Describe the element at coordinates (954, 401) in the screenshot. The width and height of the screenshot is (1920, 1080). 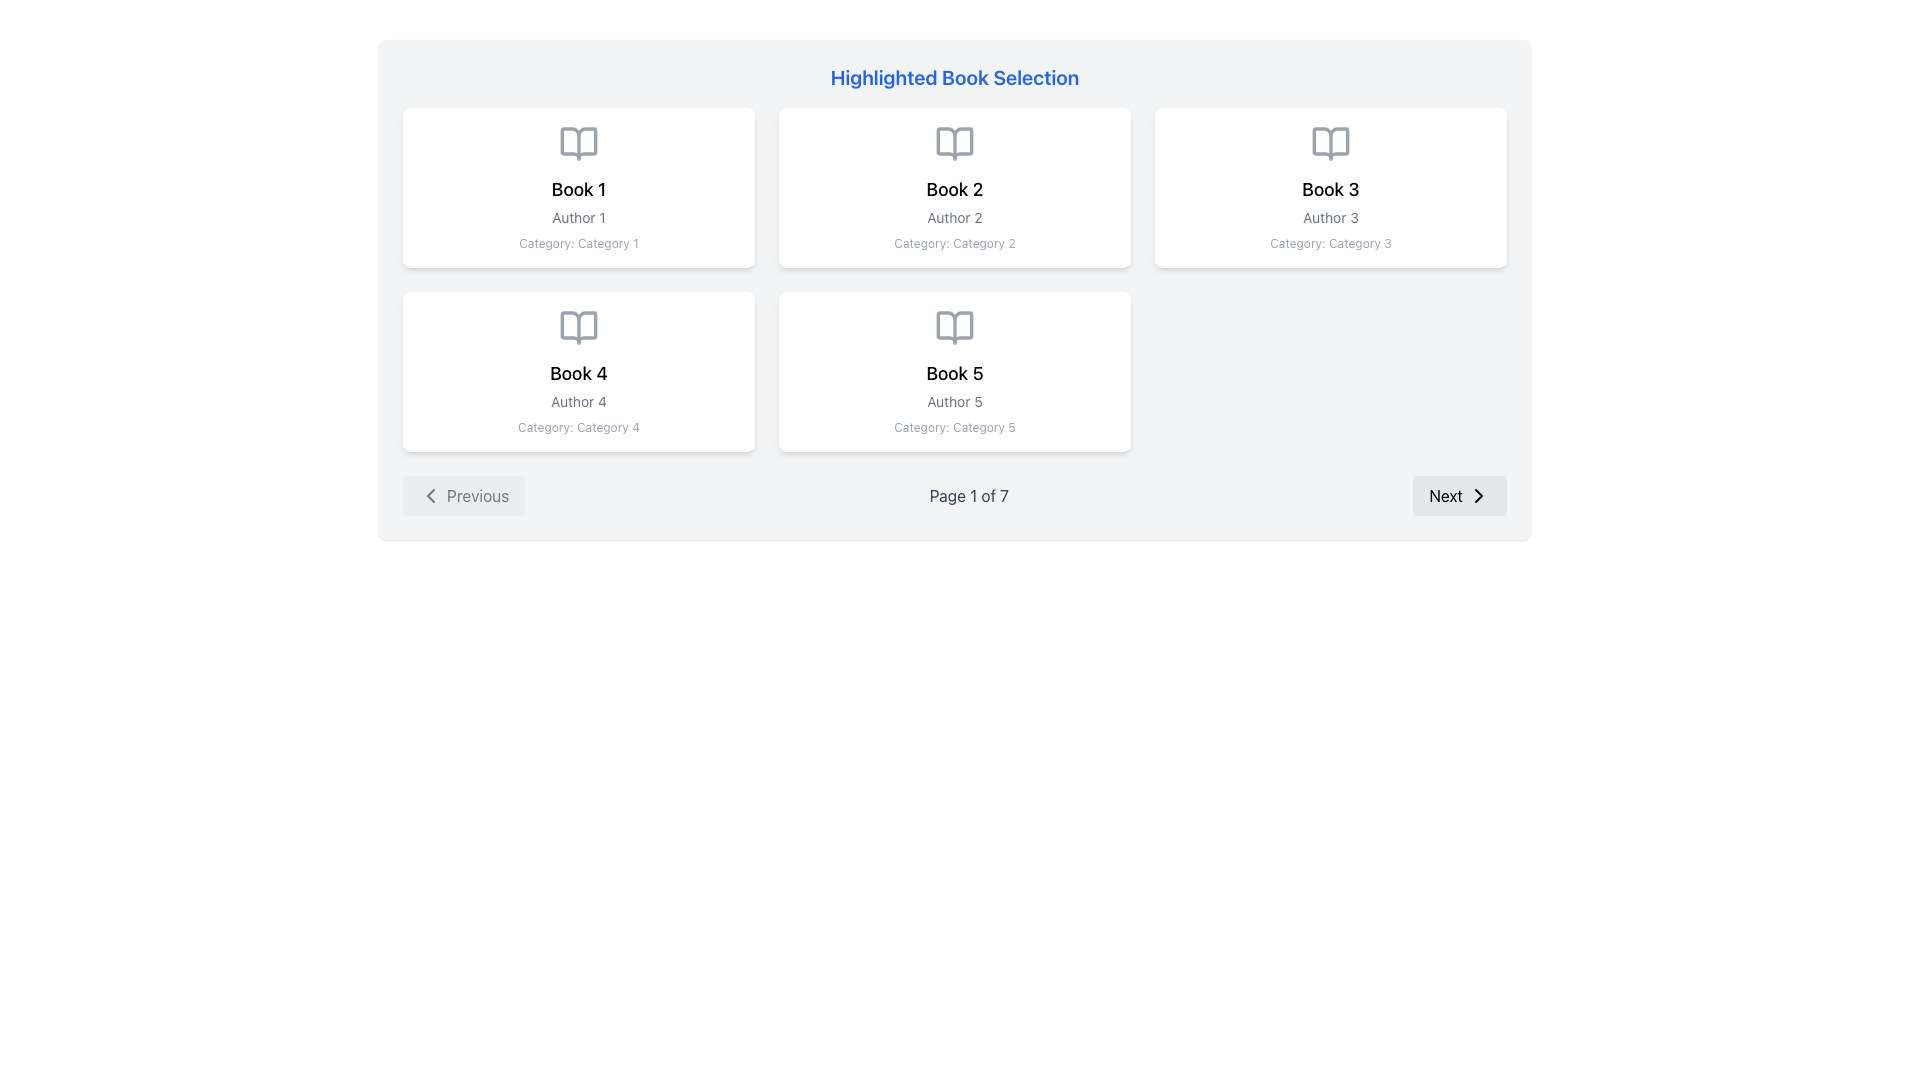
I see `the Text Label indicating the author of the book, located within the card labeled 'Book 5', positioned below the title and above the category description` at that location.